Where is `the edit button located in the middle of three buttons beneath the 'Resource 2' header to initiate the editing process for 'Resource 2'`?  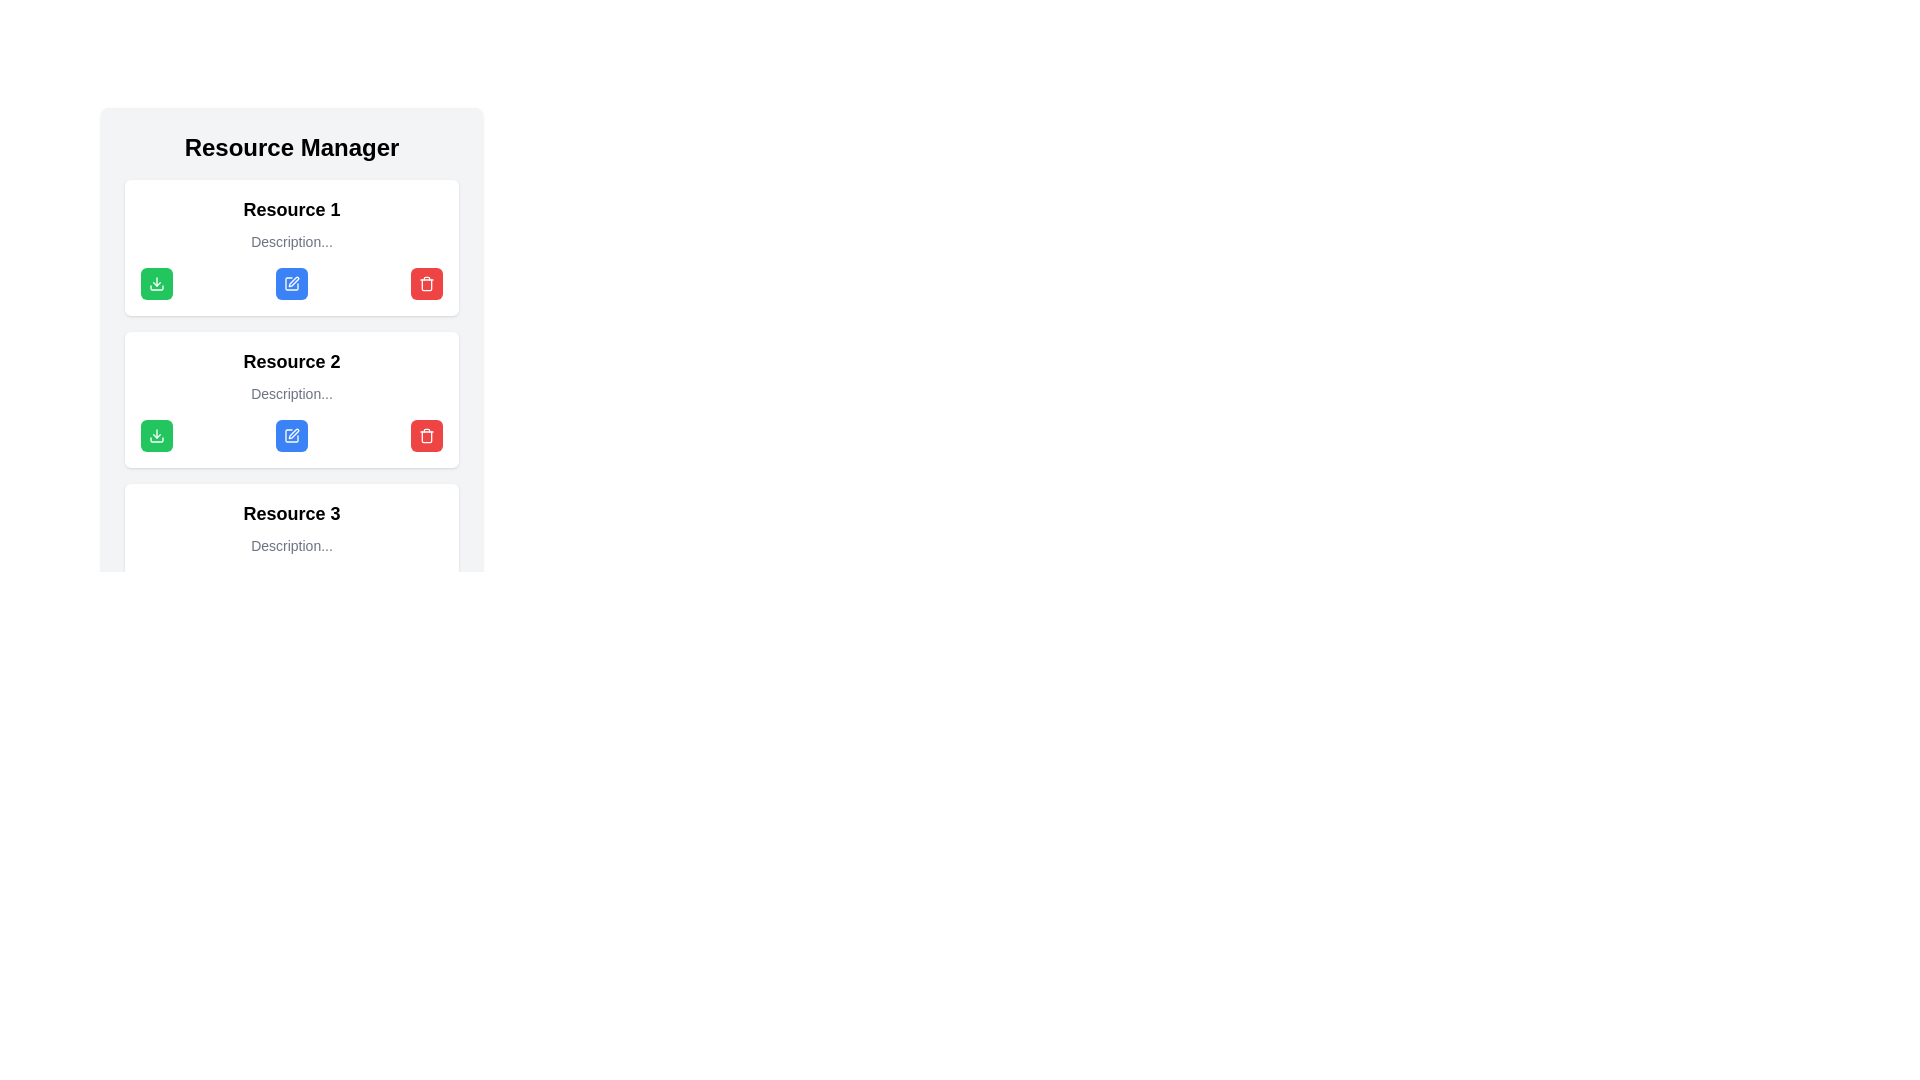
the edit button located in the middle of three buttons beneath the 'Resource 2' header to initiate the editing process for 'Resource 2' is located at coordinates (291, 434).